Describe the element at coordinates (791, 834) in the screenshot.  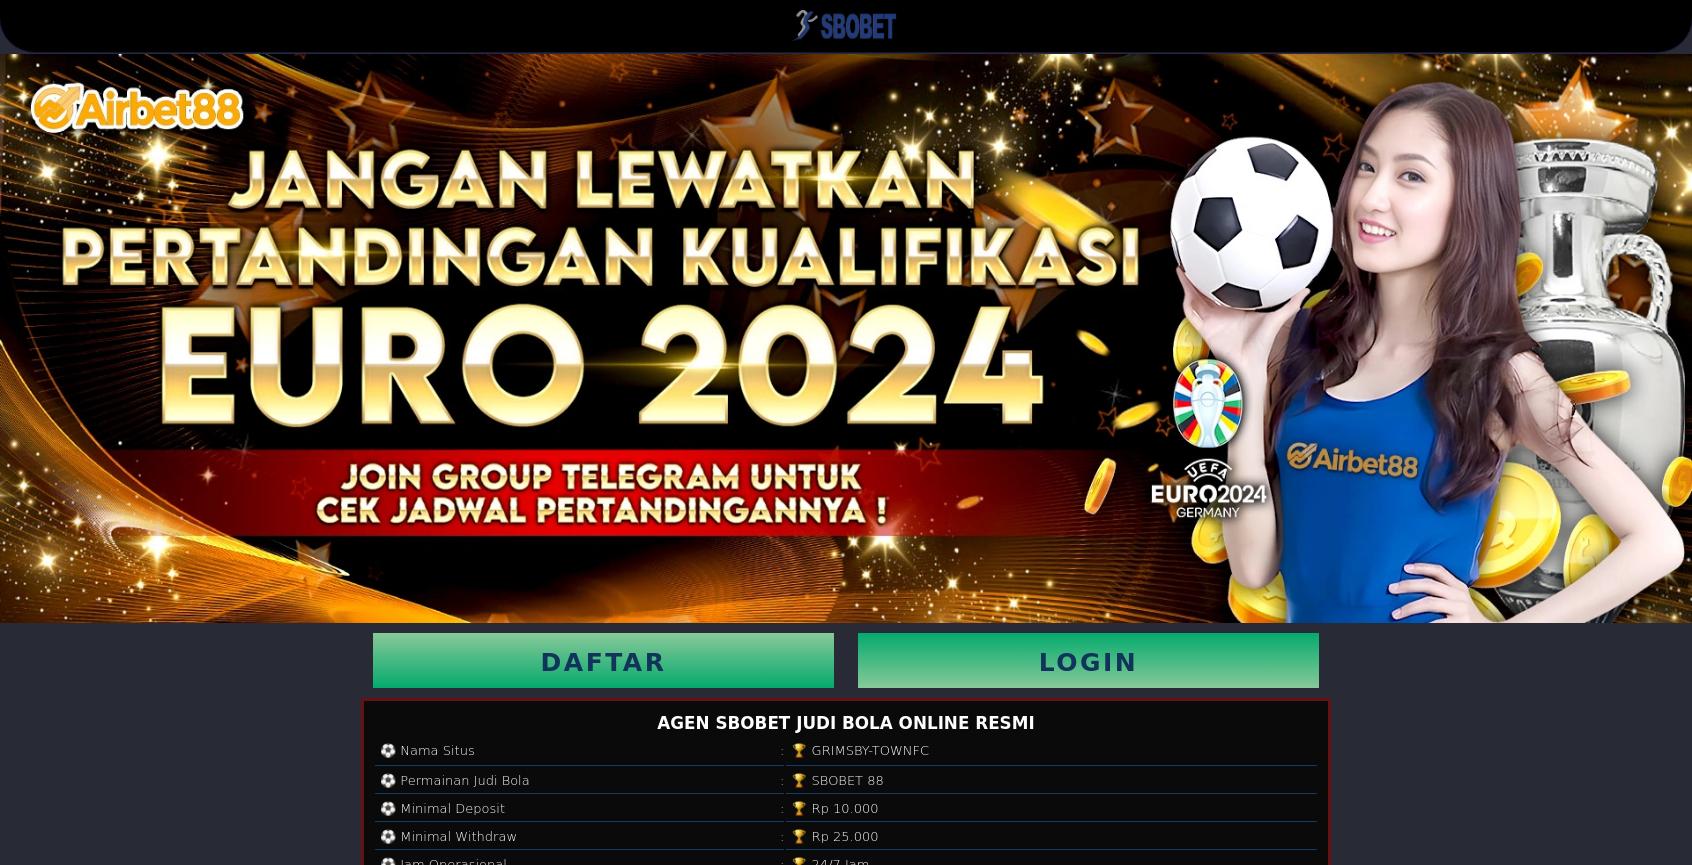
I see `'🏆 Rp 25.000'` at that location.